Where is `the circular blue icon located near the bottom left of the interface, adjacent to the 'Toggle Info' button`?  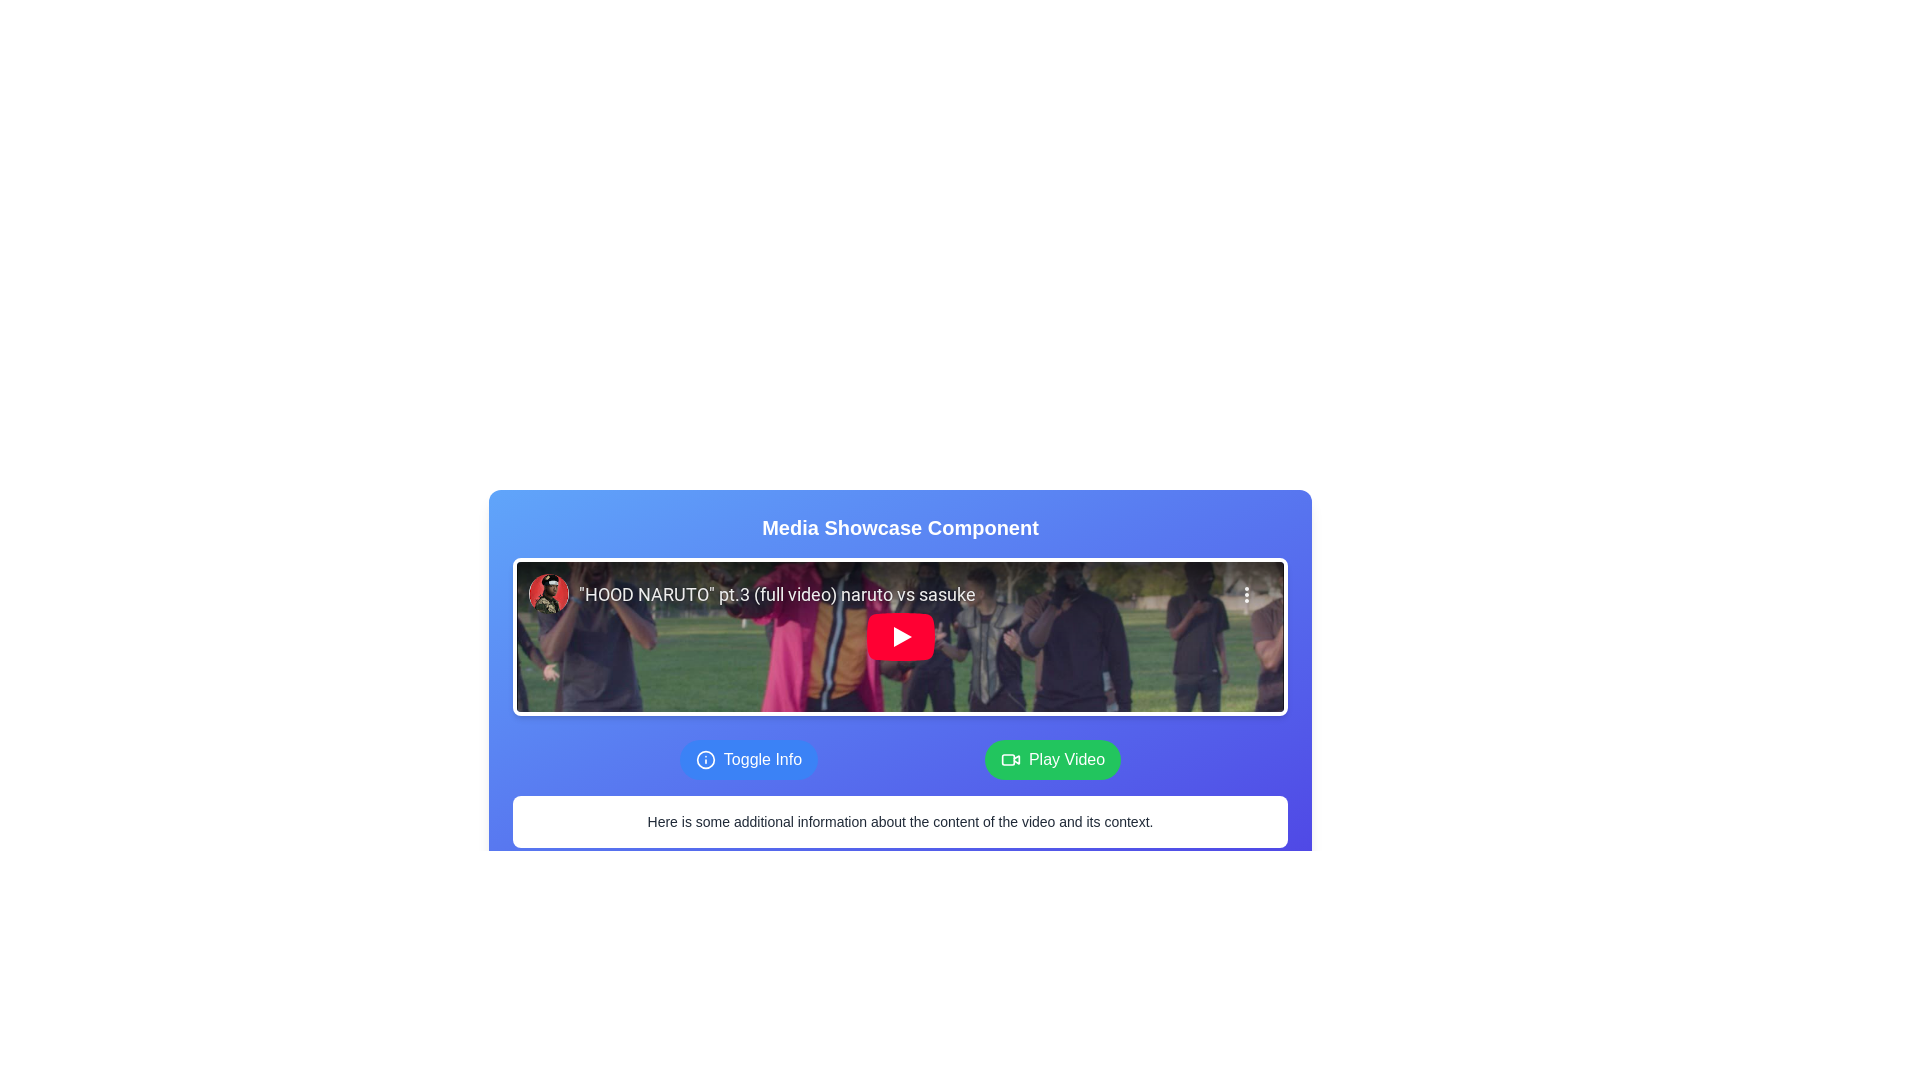 the circular blue icon located near the bottom left of the interface, adjacent to the 'Toggle Info' button is located at coordinates (705, 759).